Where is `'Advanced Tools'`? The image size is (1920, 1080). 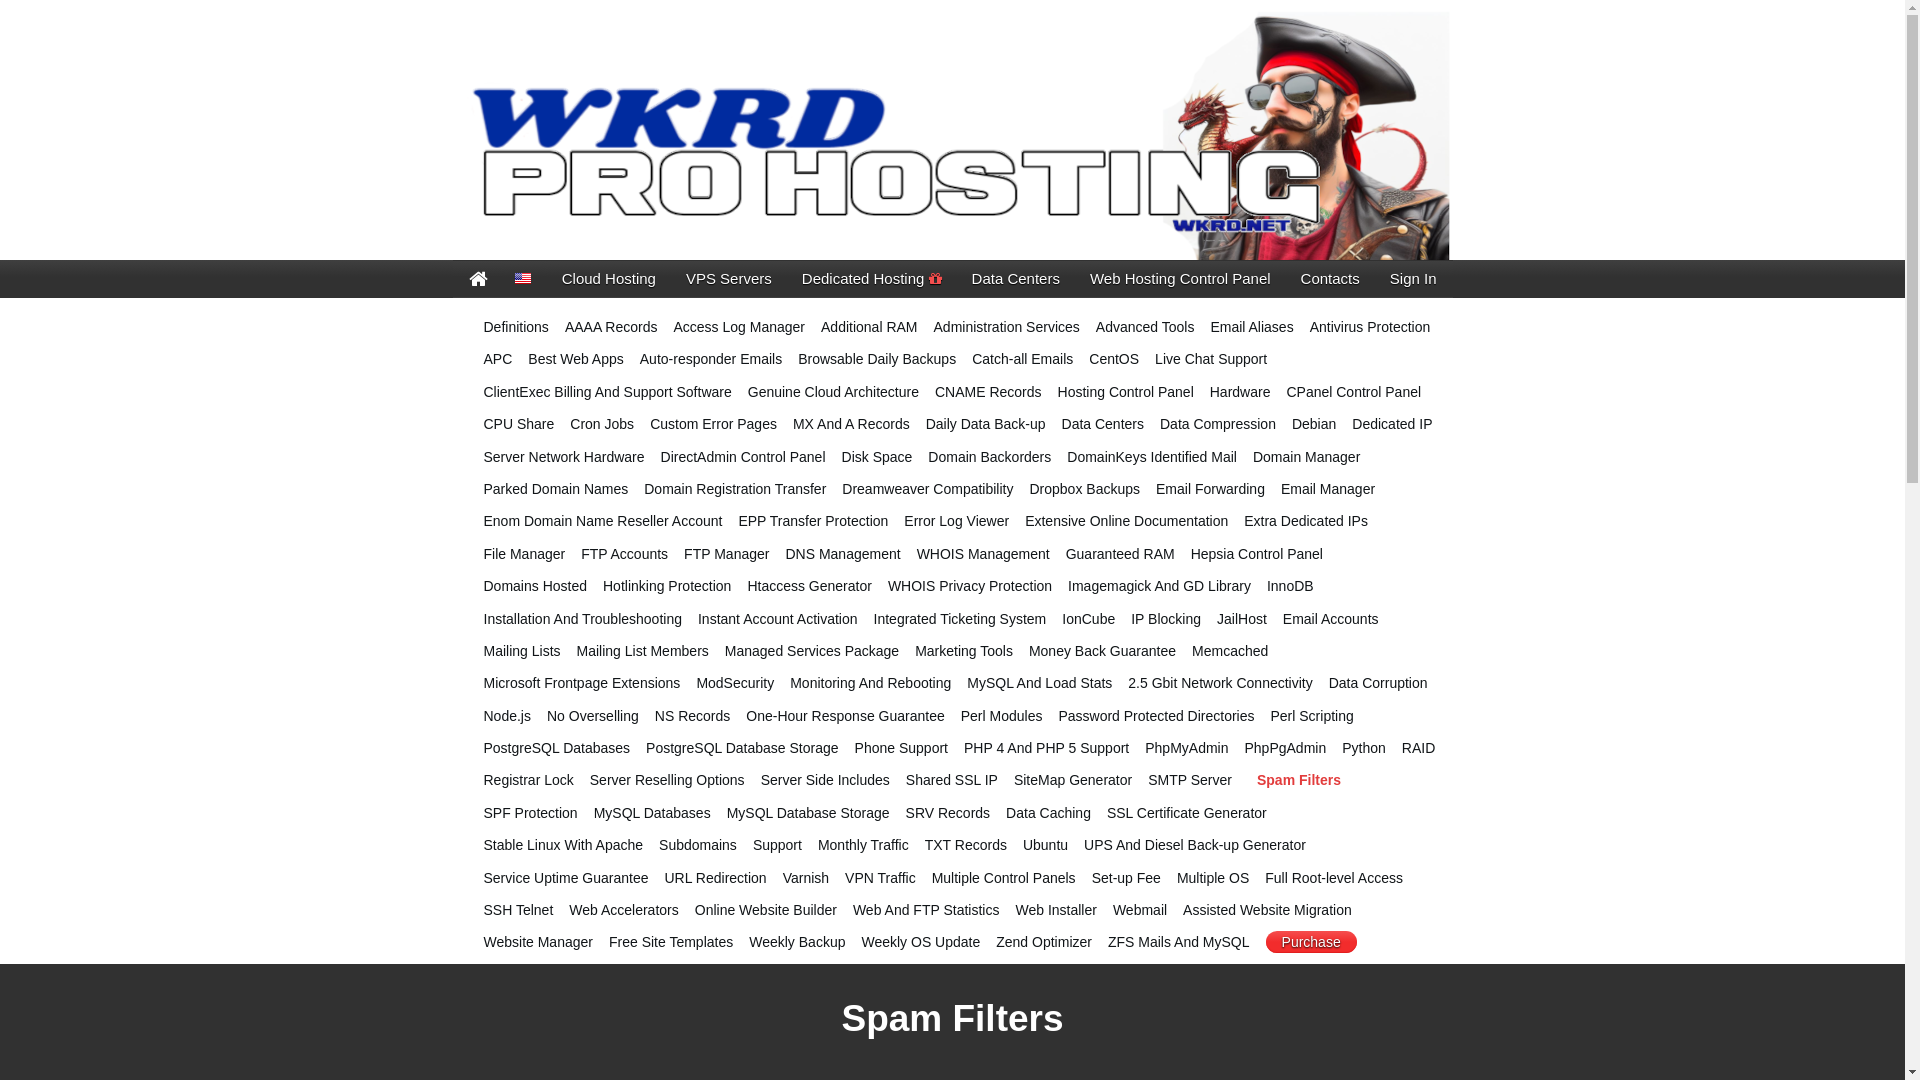
'Advanced Tools' is located at coordinates (1145, 326).